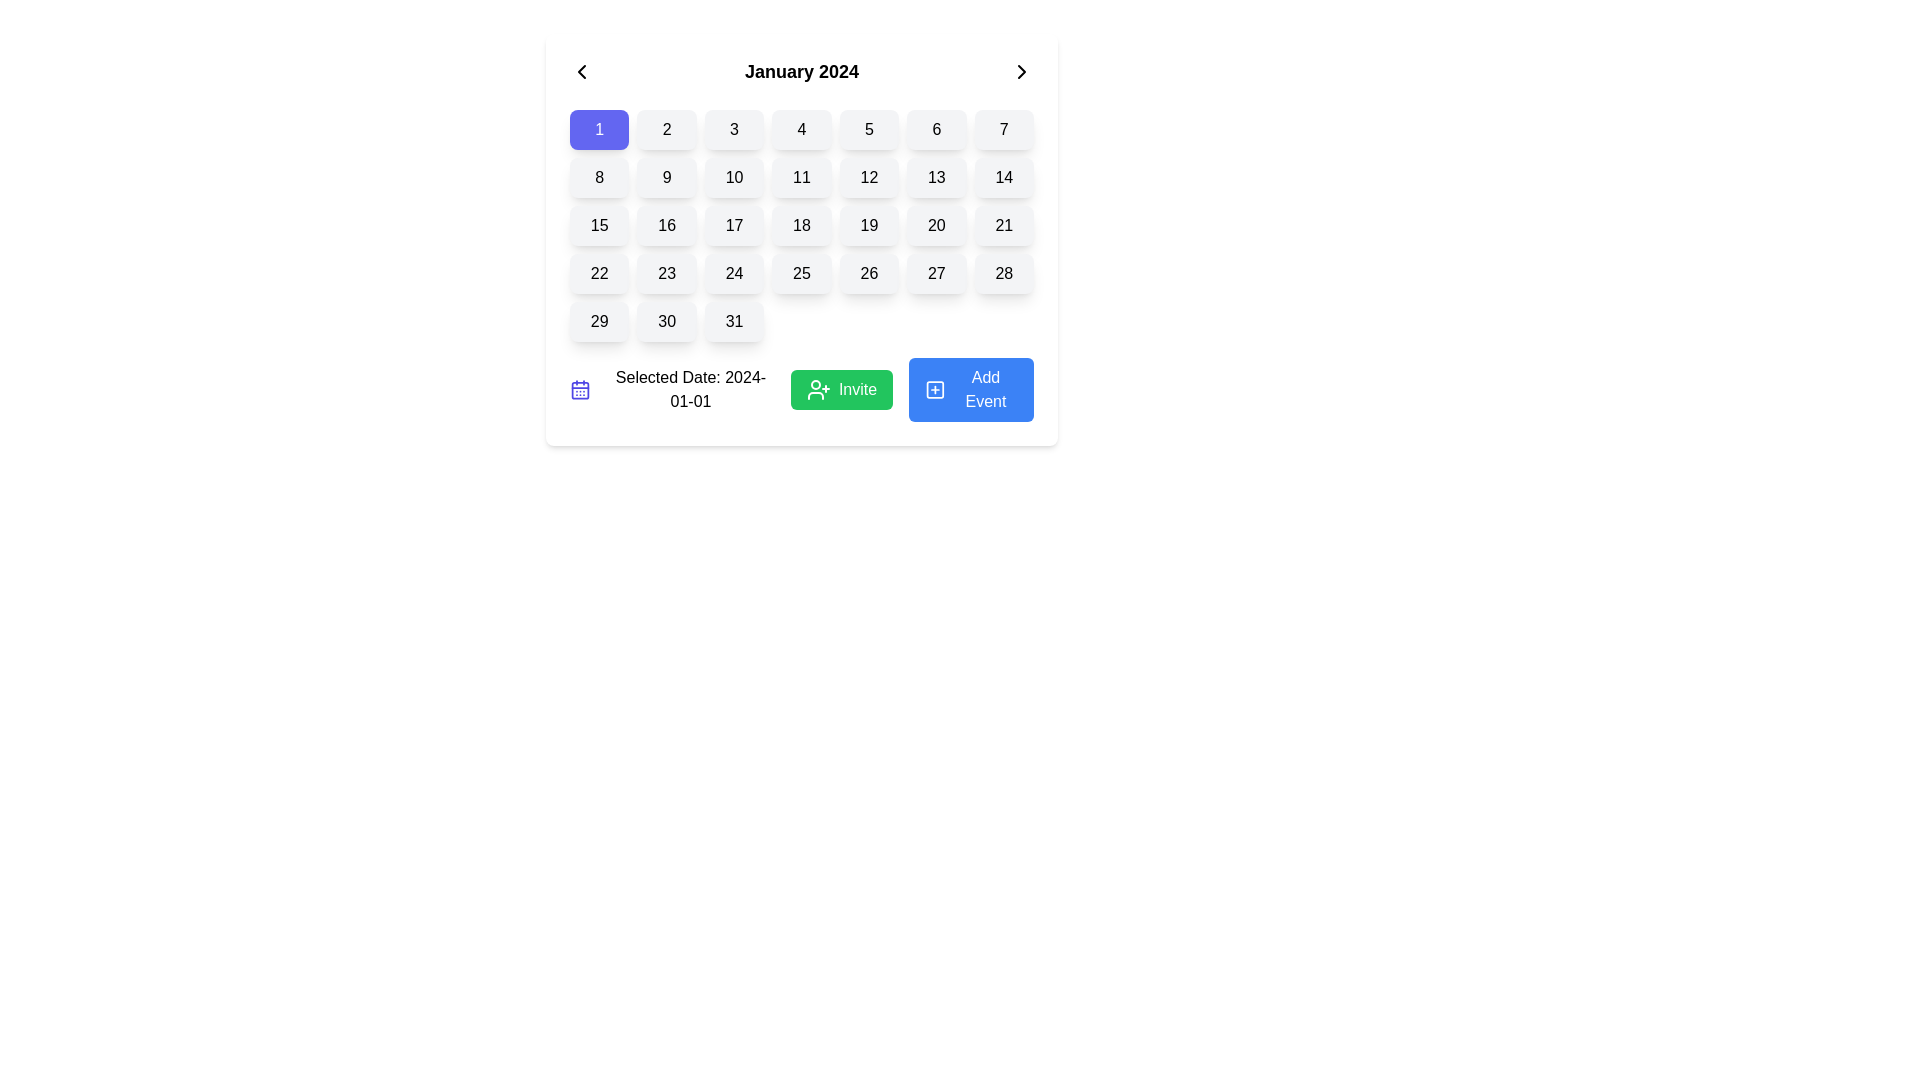 The image size is (1920, 1080). What do you see at coordinates (801, 389) in the screenshot?
I see `the Invite button located in the bottom row of the calendar card, which opens the invitation menu for the selected date` at bounding box center [801, 389].